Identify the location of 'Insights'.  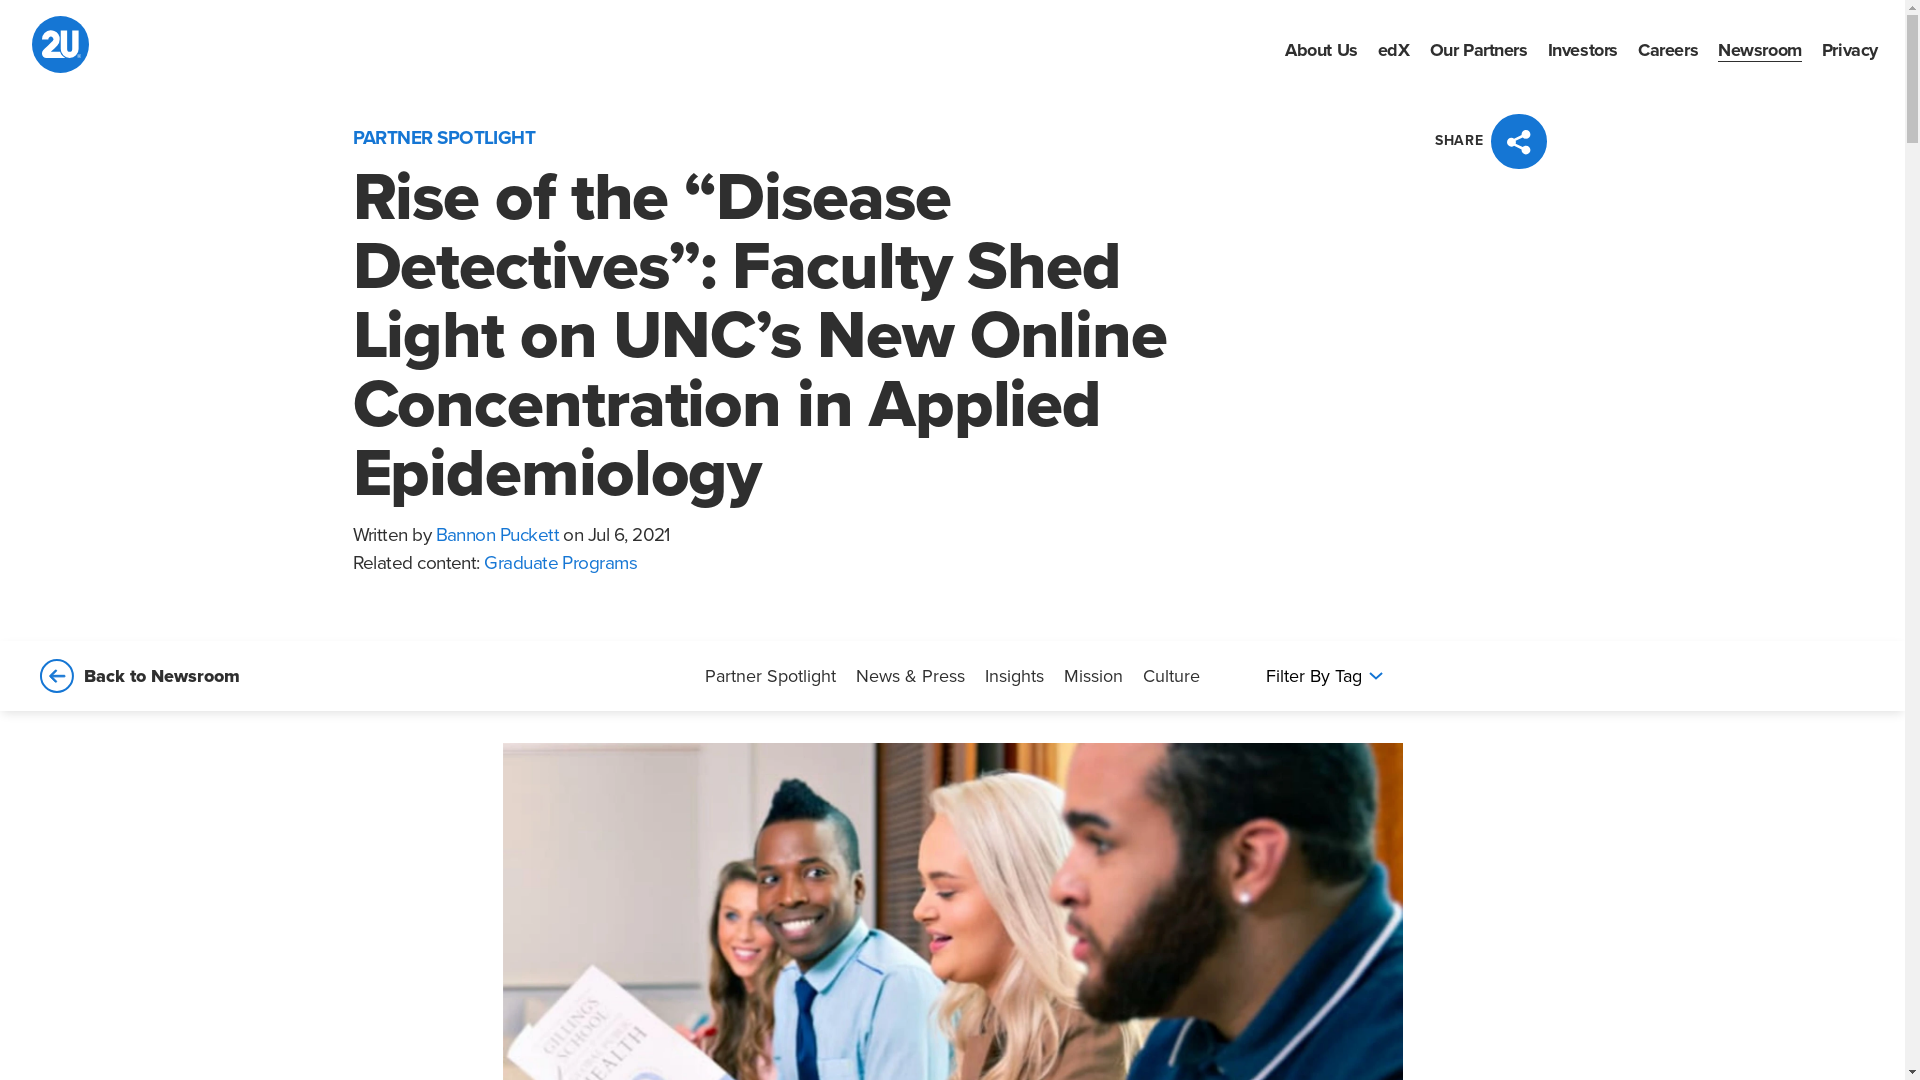
(984, 675).